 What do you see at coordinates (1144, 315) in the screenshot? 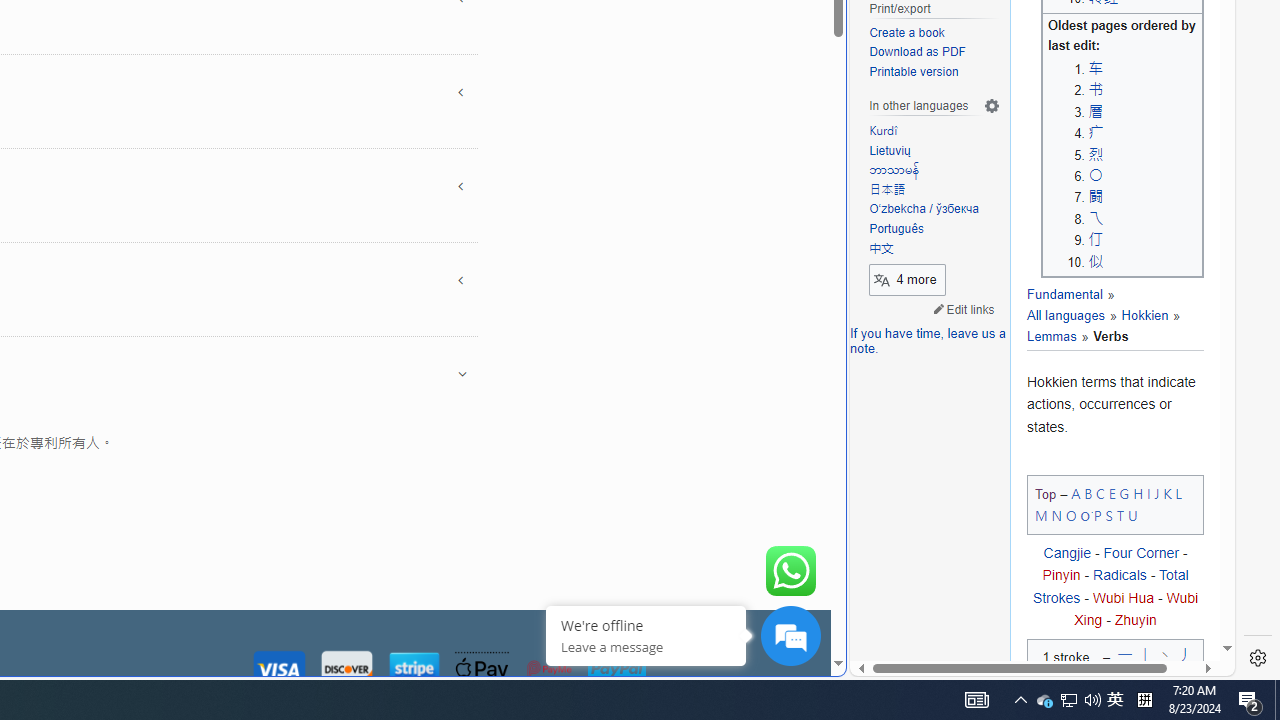
I see `'Hokkien'` at bounding box center [1144, 315].